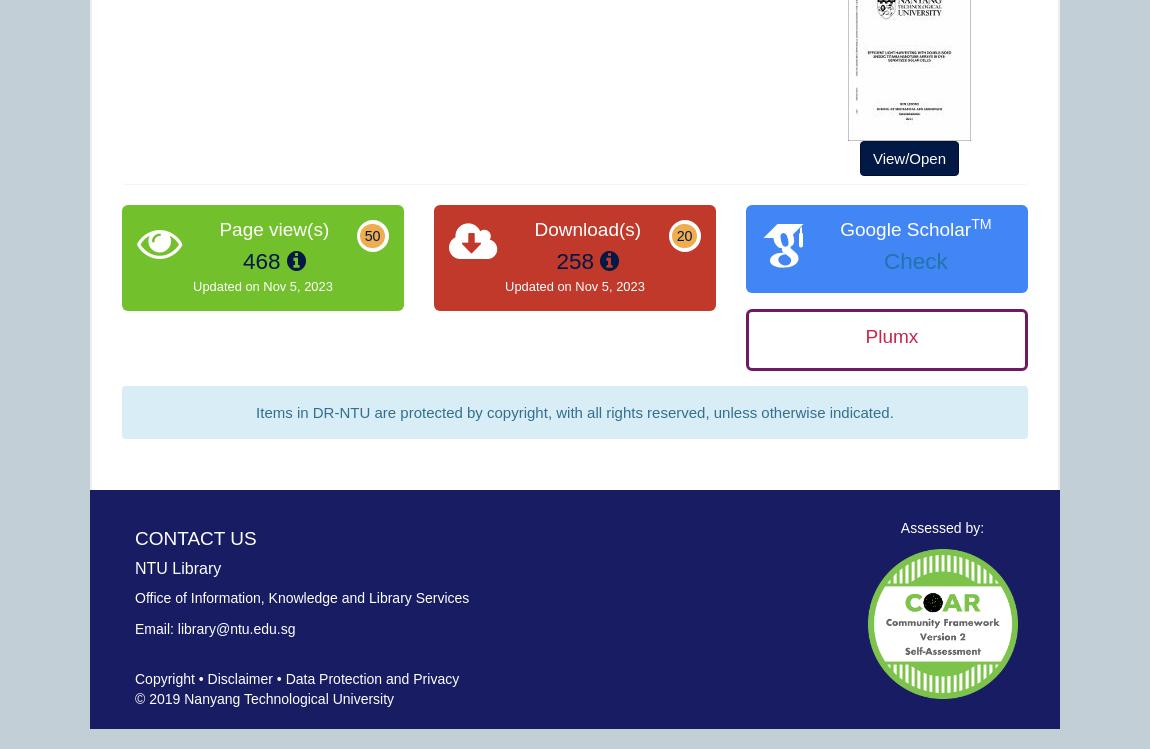  Describe the element at coordinates (372, 678) in the screenshot. I see `'Data Protection and Privacy'` at that location.